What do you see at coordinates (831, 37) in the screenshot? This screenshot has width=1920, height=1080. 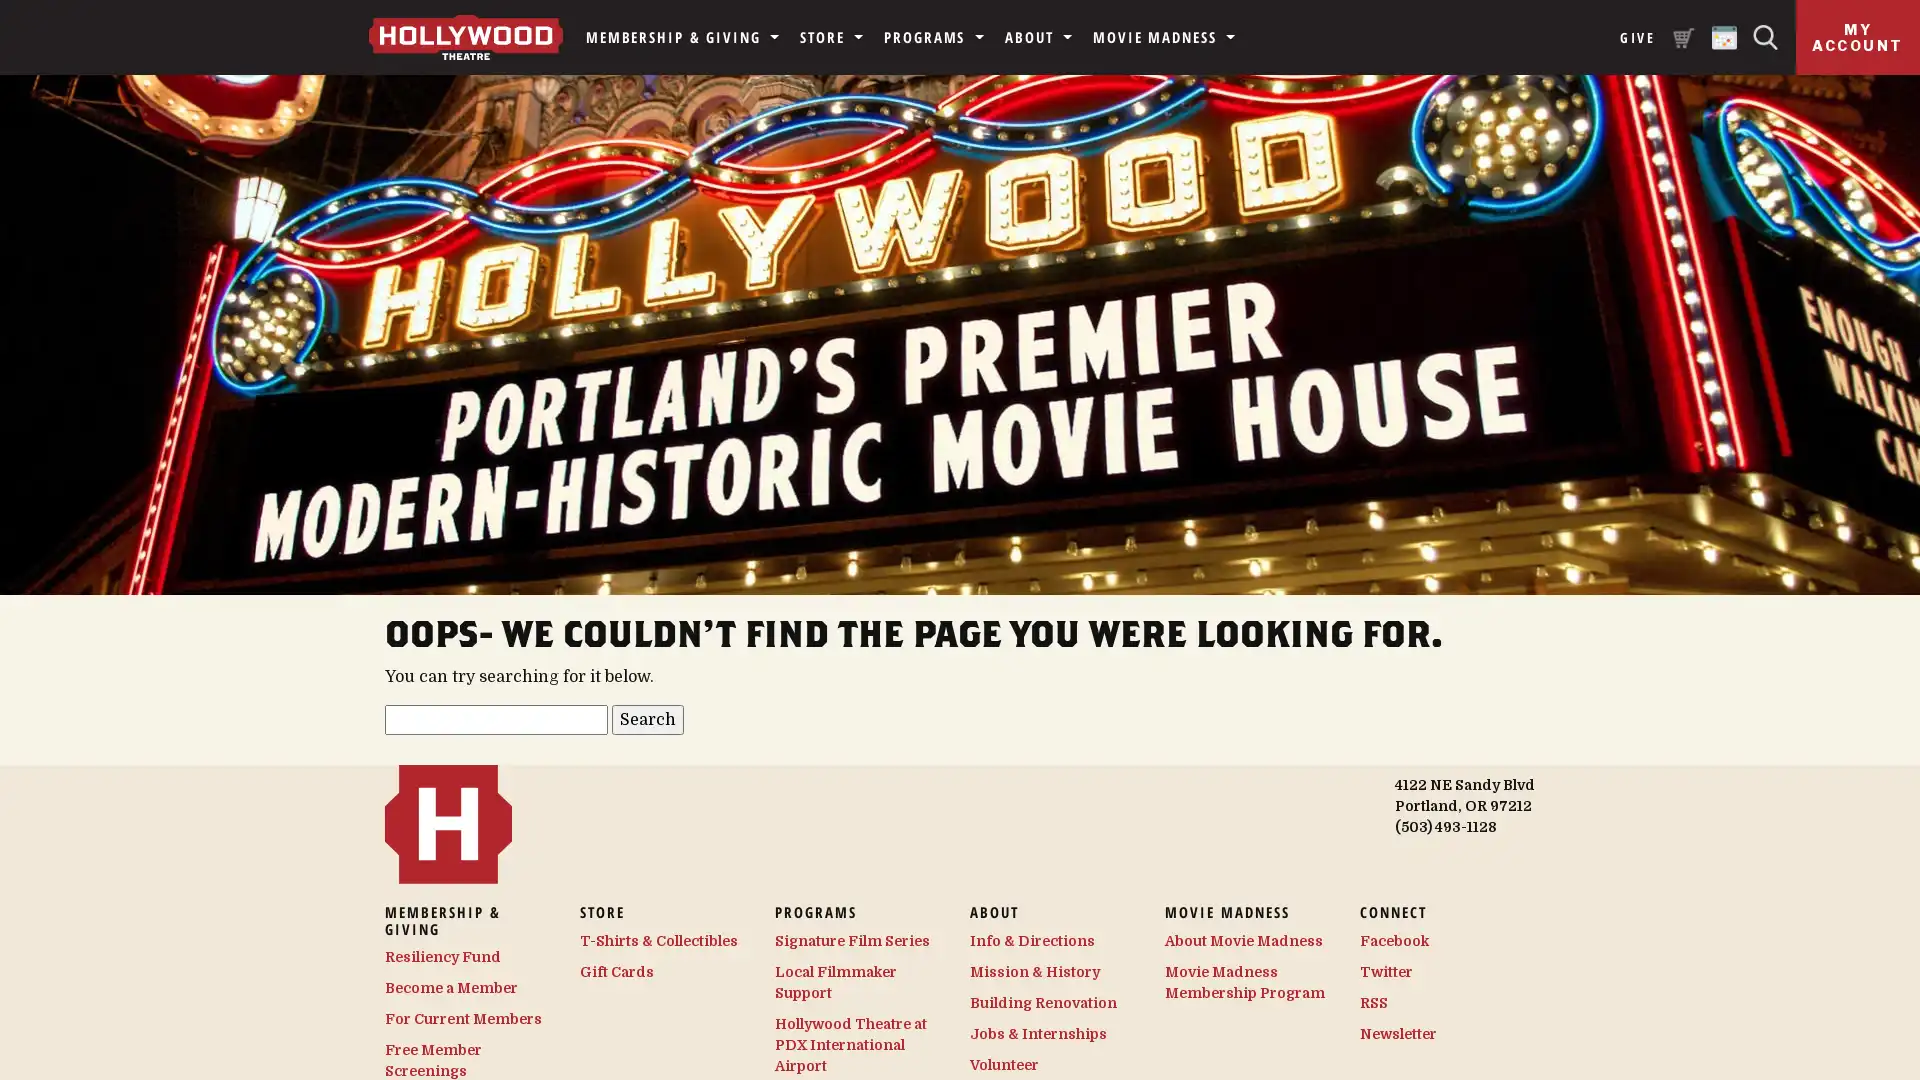 I see `STORE` at bounding box center [831, 37].